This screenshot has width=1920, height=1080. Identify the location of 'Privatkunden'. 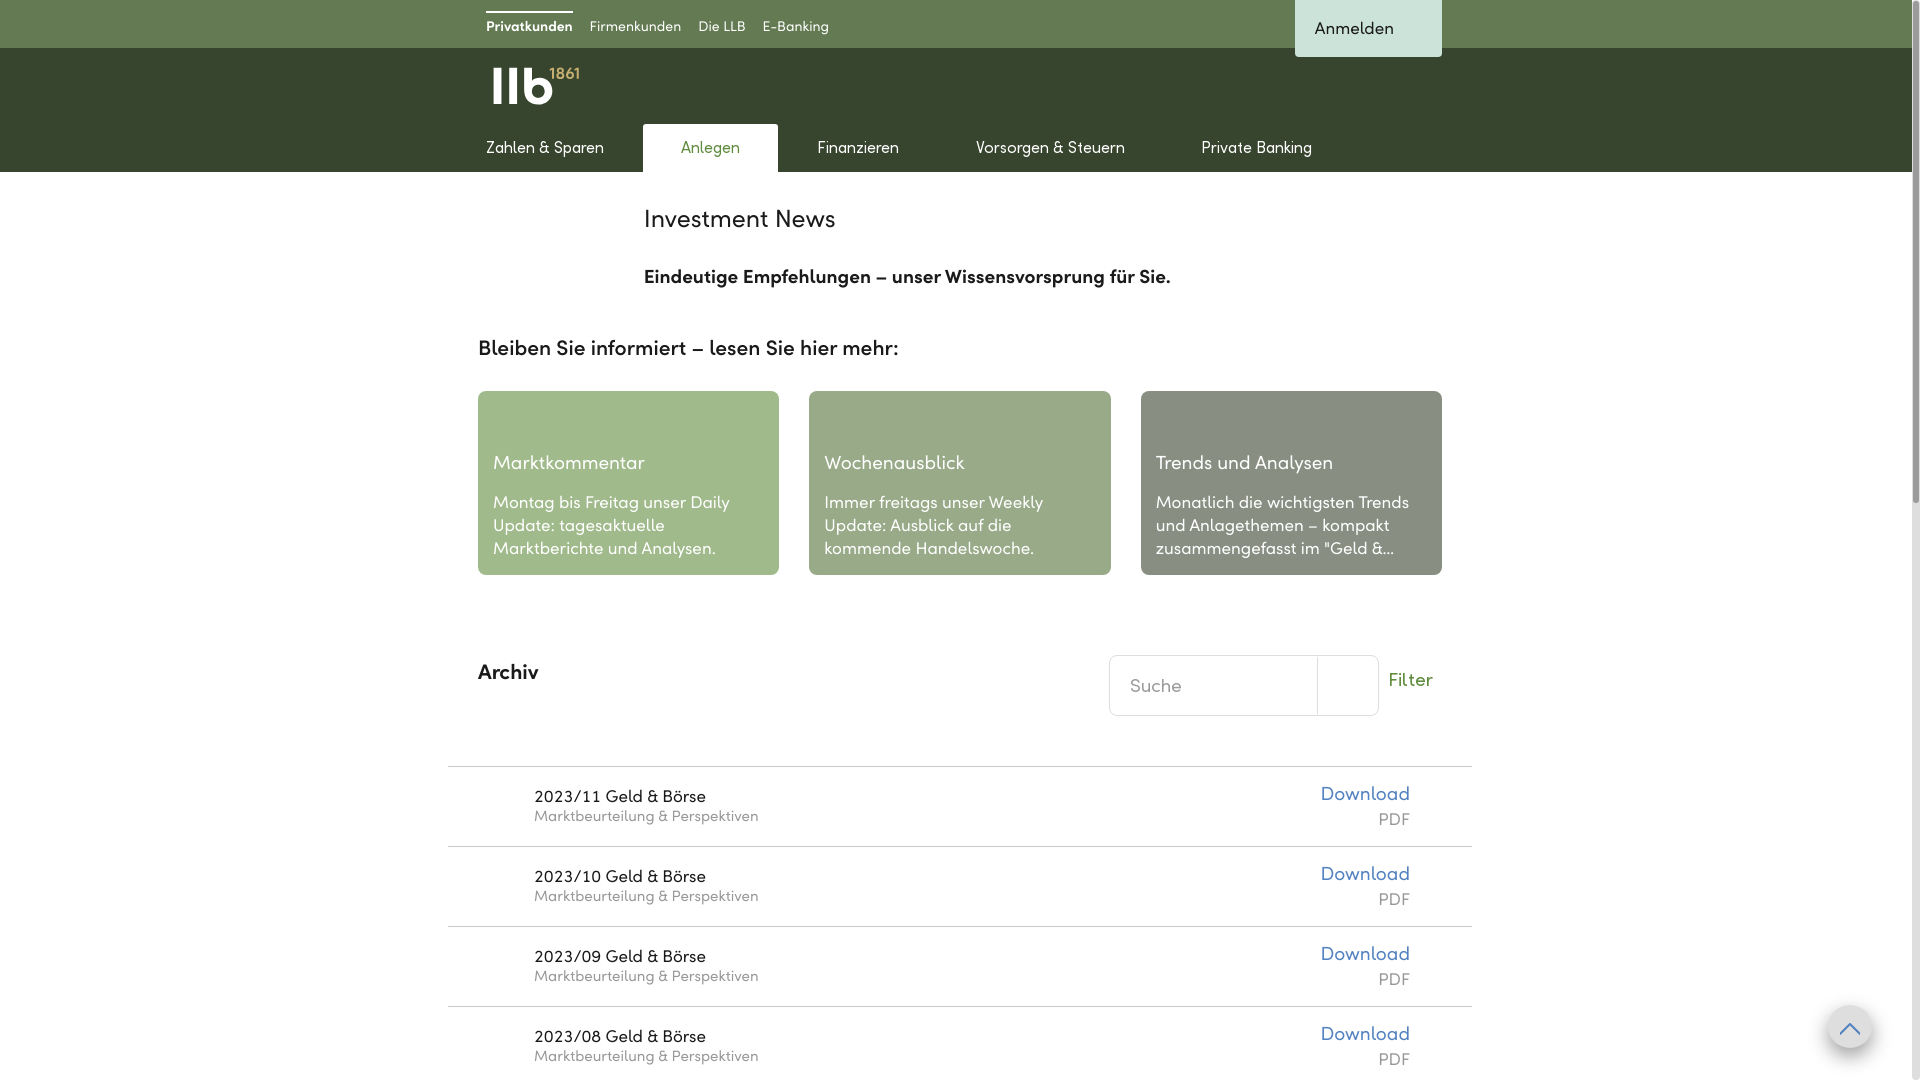
(529, 23).